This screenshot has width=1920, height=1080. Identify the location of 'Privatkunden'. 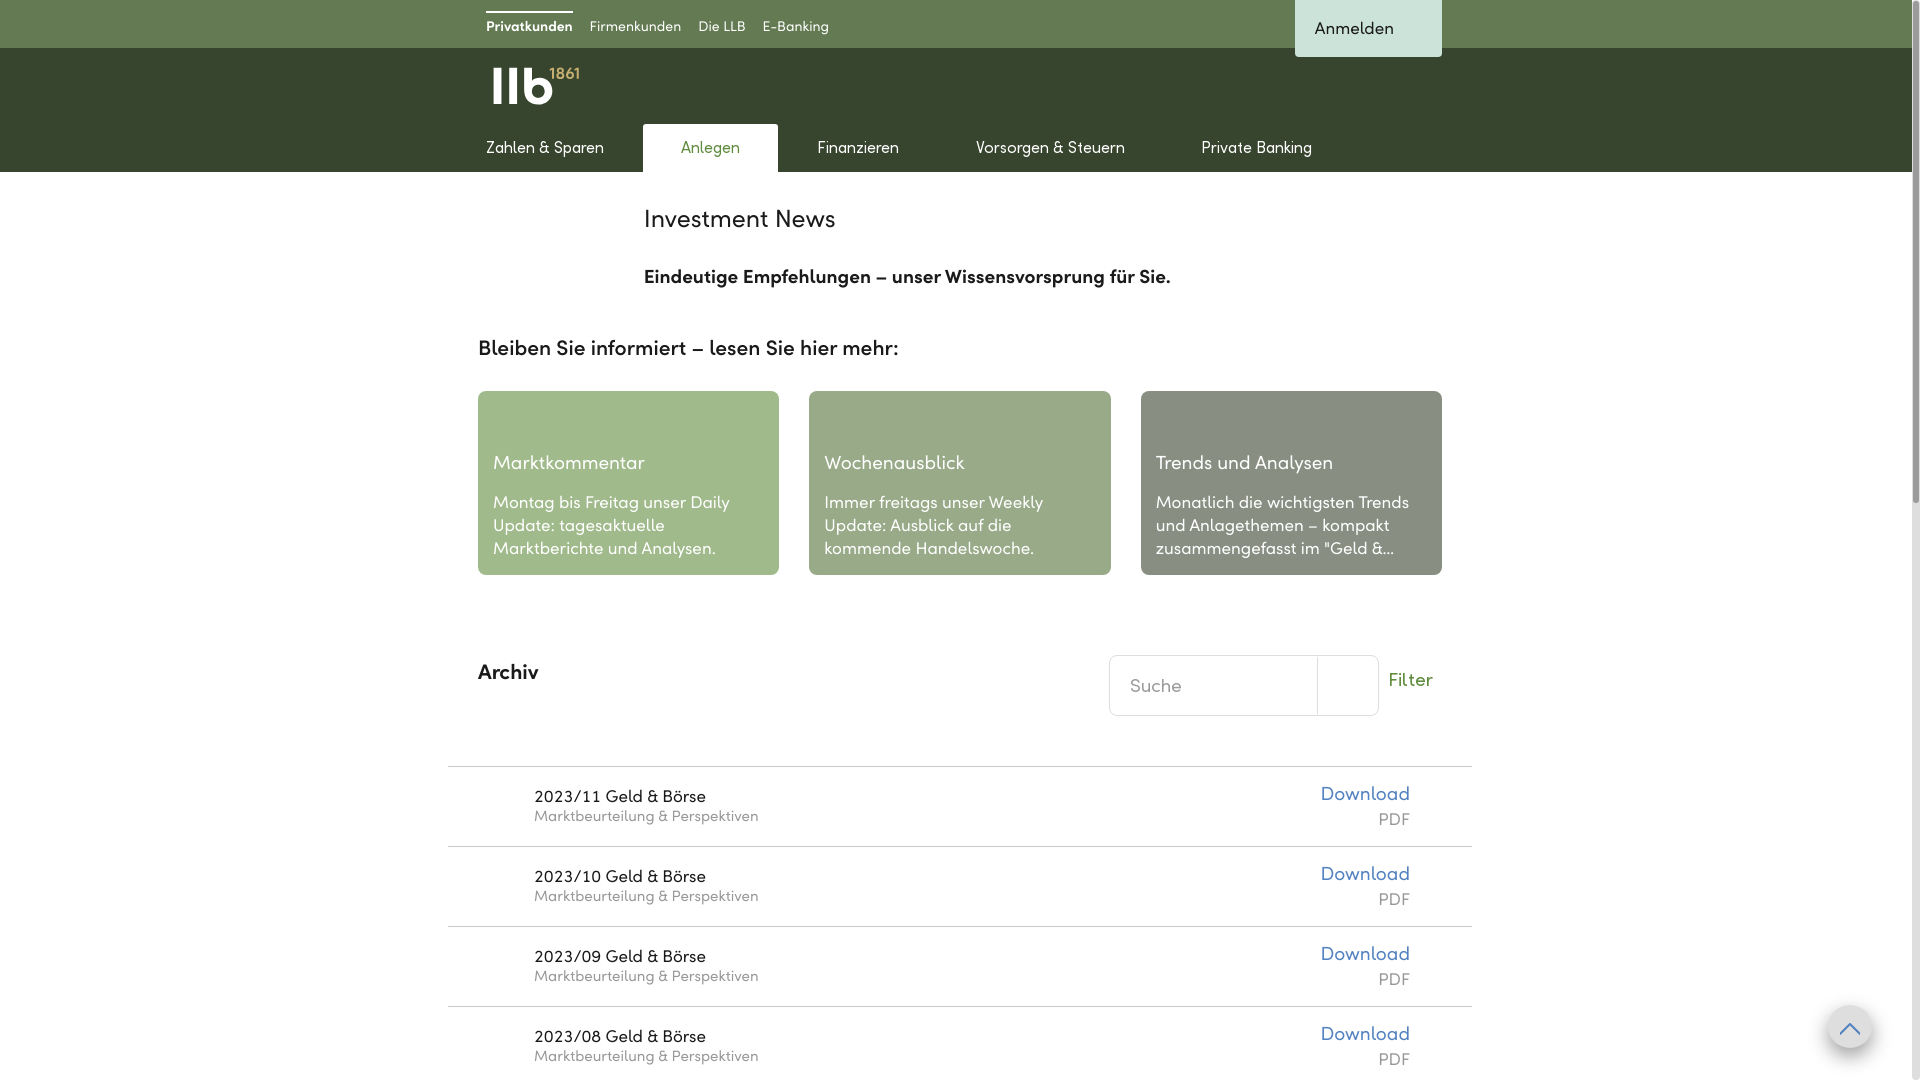
(529, 23).